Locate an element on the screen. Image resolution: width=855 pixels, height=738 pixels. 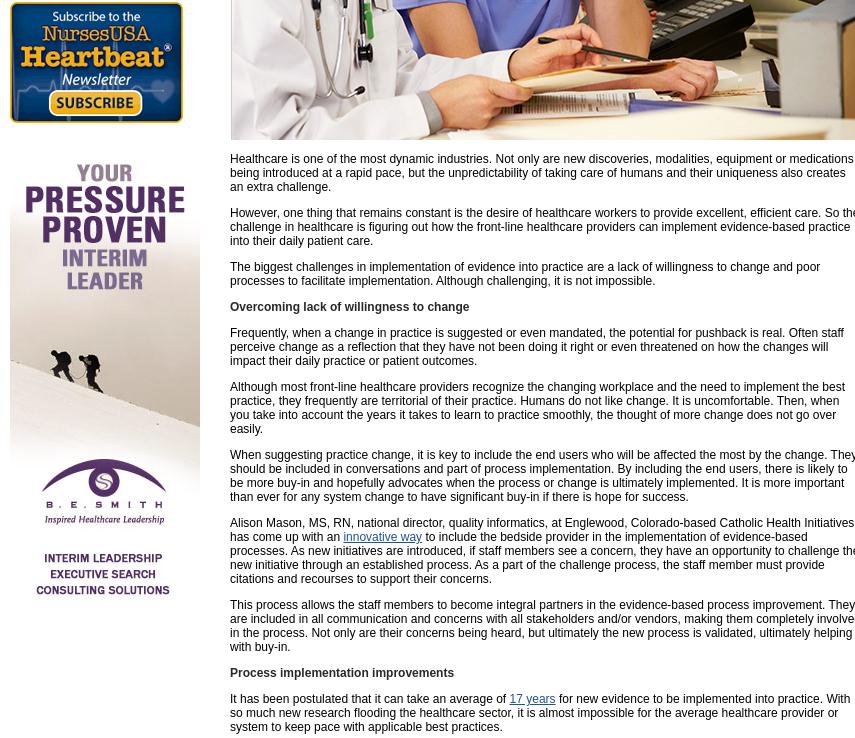
'innovative way' is located at coordinates (381, 535).